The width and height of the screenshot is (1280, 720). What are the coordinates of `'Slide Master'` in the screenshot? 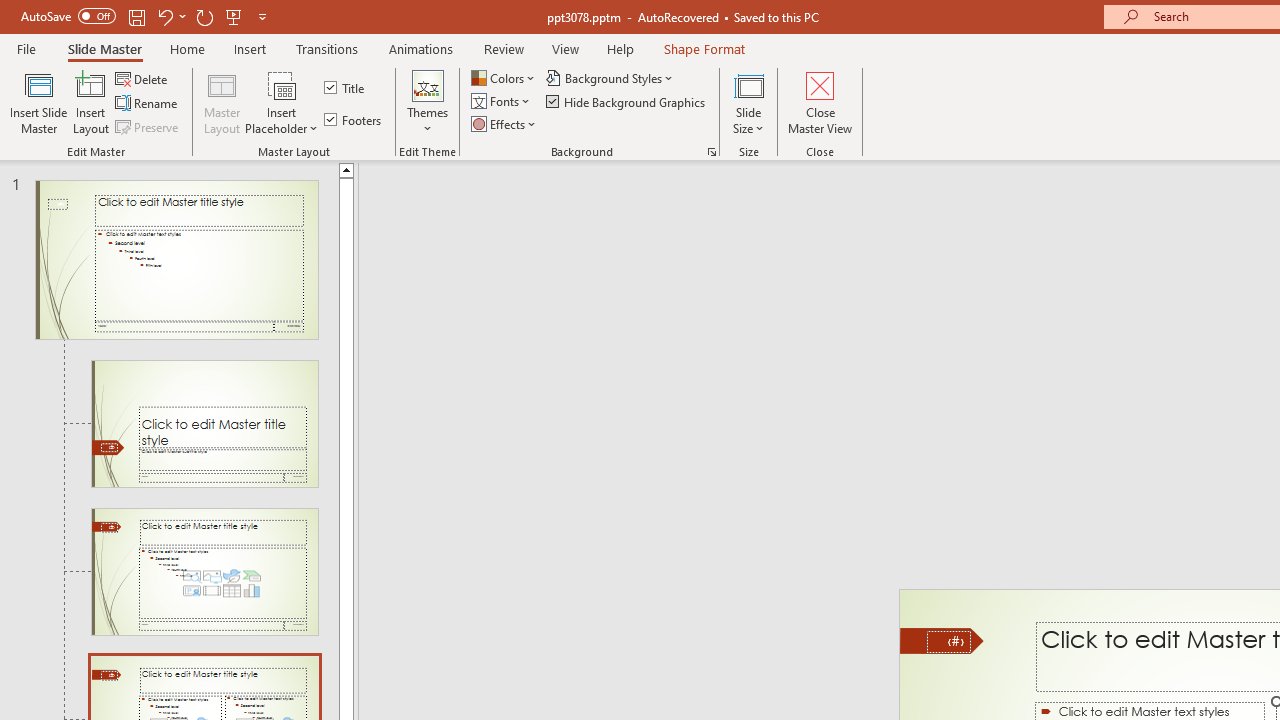 It's located at (103, 48).